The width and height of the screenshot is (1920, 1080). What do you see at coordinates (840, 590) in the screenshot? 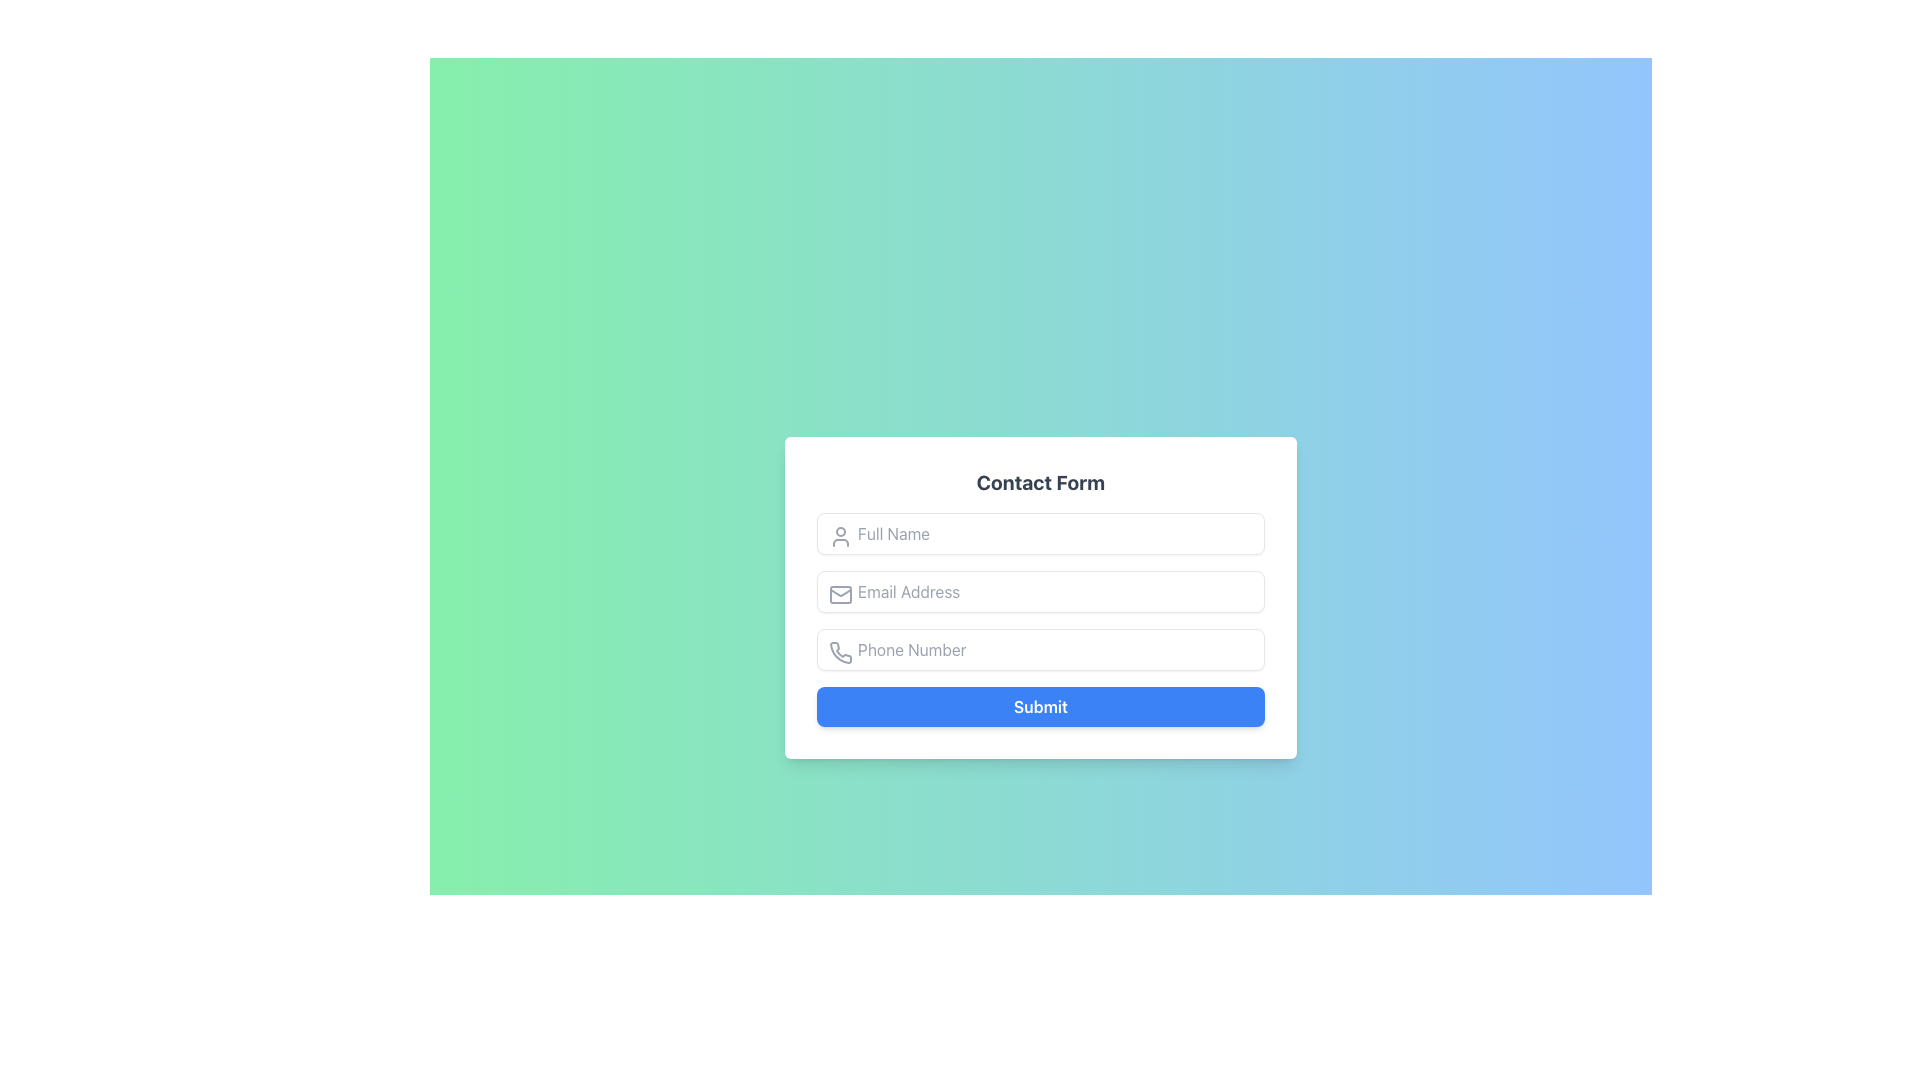
I see `the curved downward line forming the bottom part of the mail envelope icon in the email address input field of the contact form` at bounding box center [840, 590].